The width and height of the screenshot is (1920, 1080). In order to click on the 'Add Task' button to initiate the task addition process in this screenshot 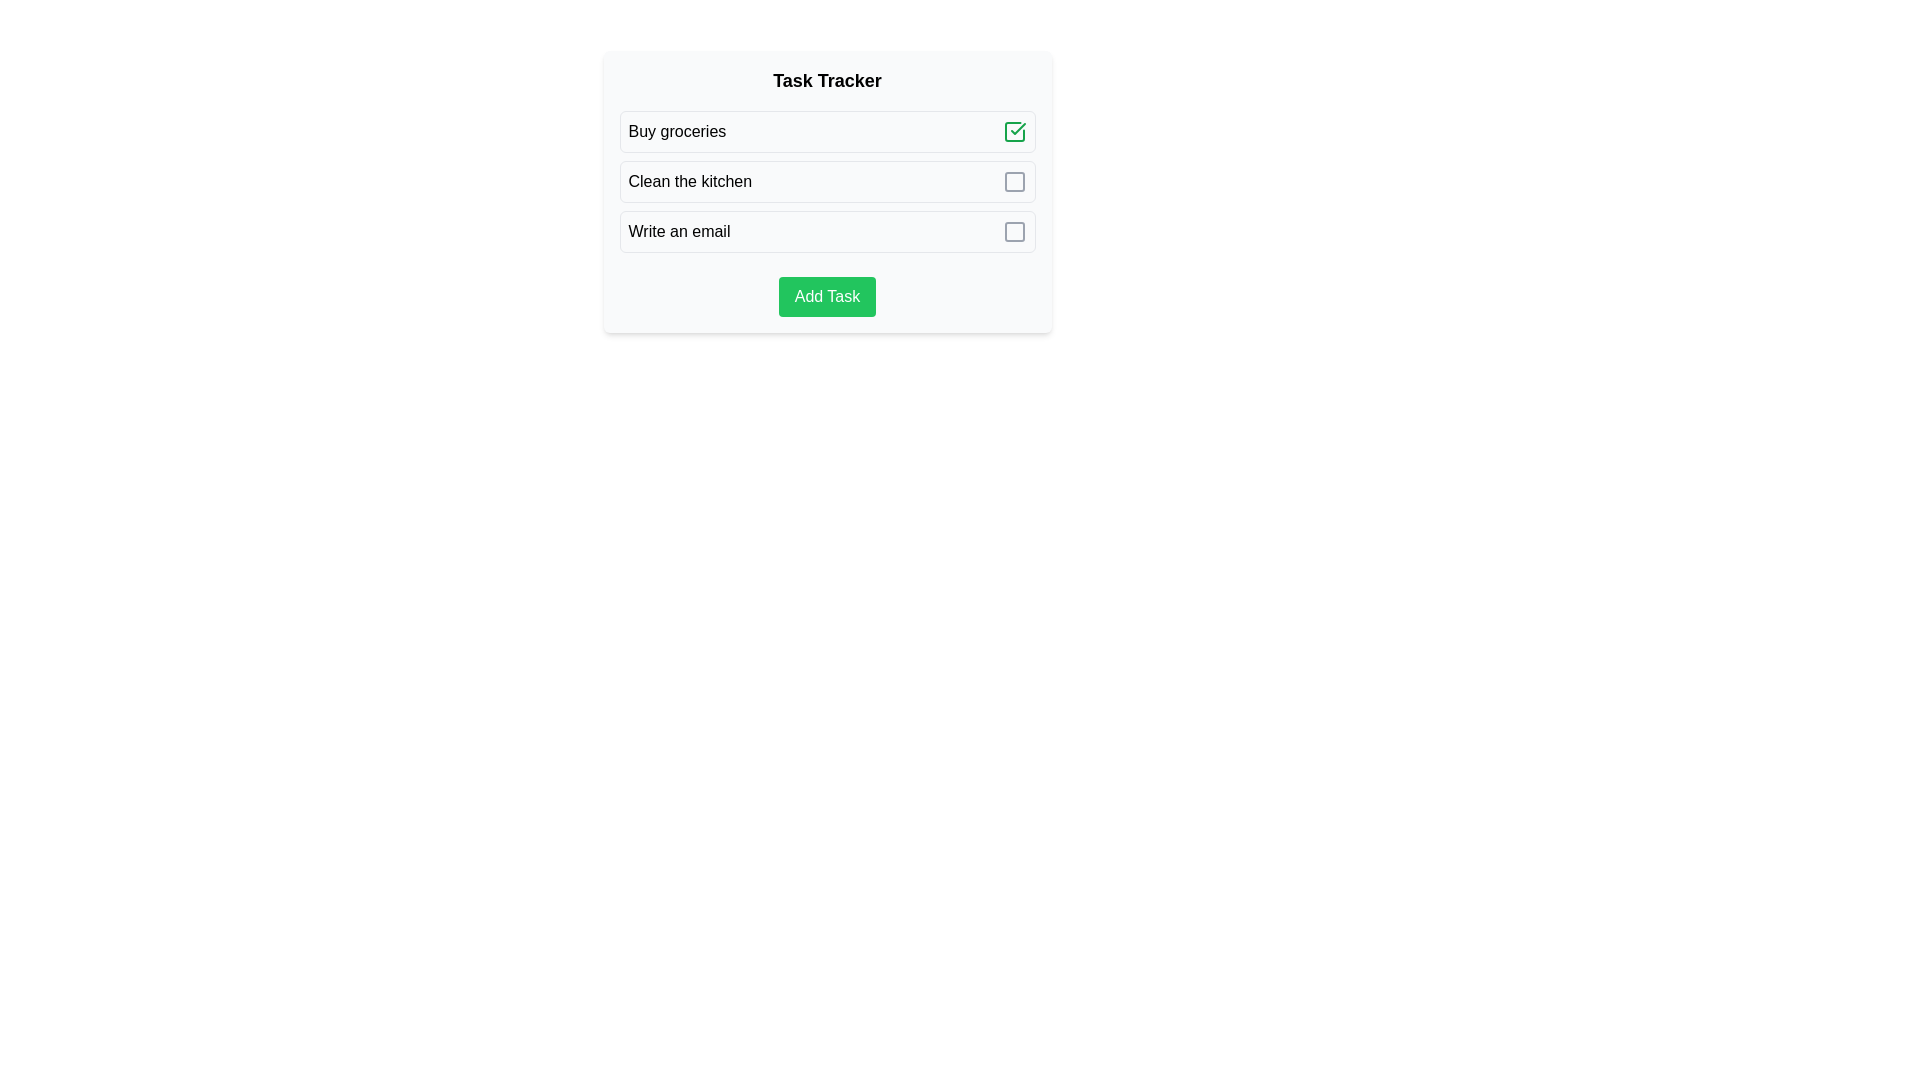, I will do `click(827, 297)`.